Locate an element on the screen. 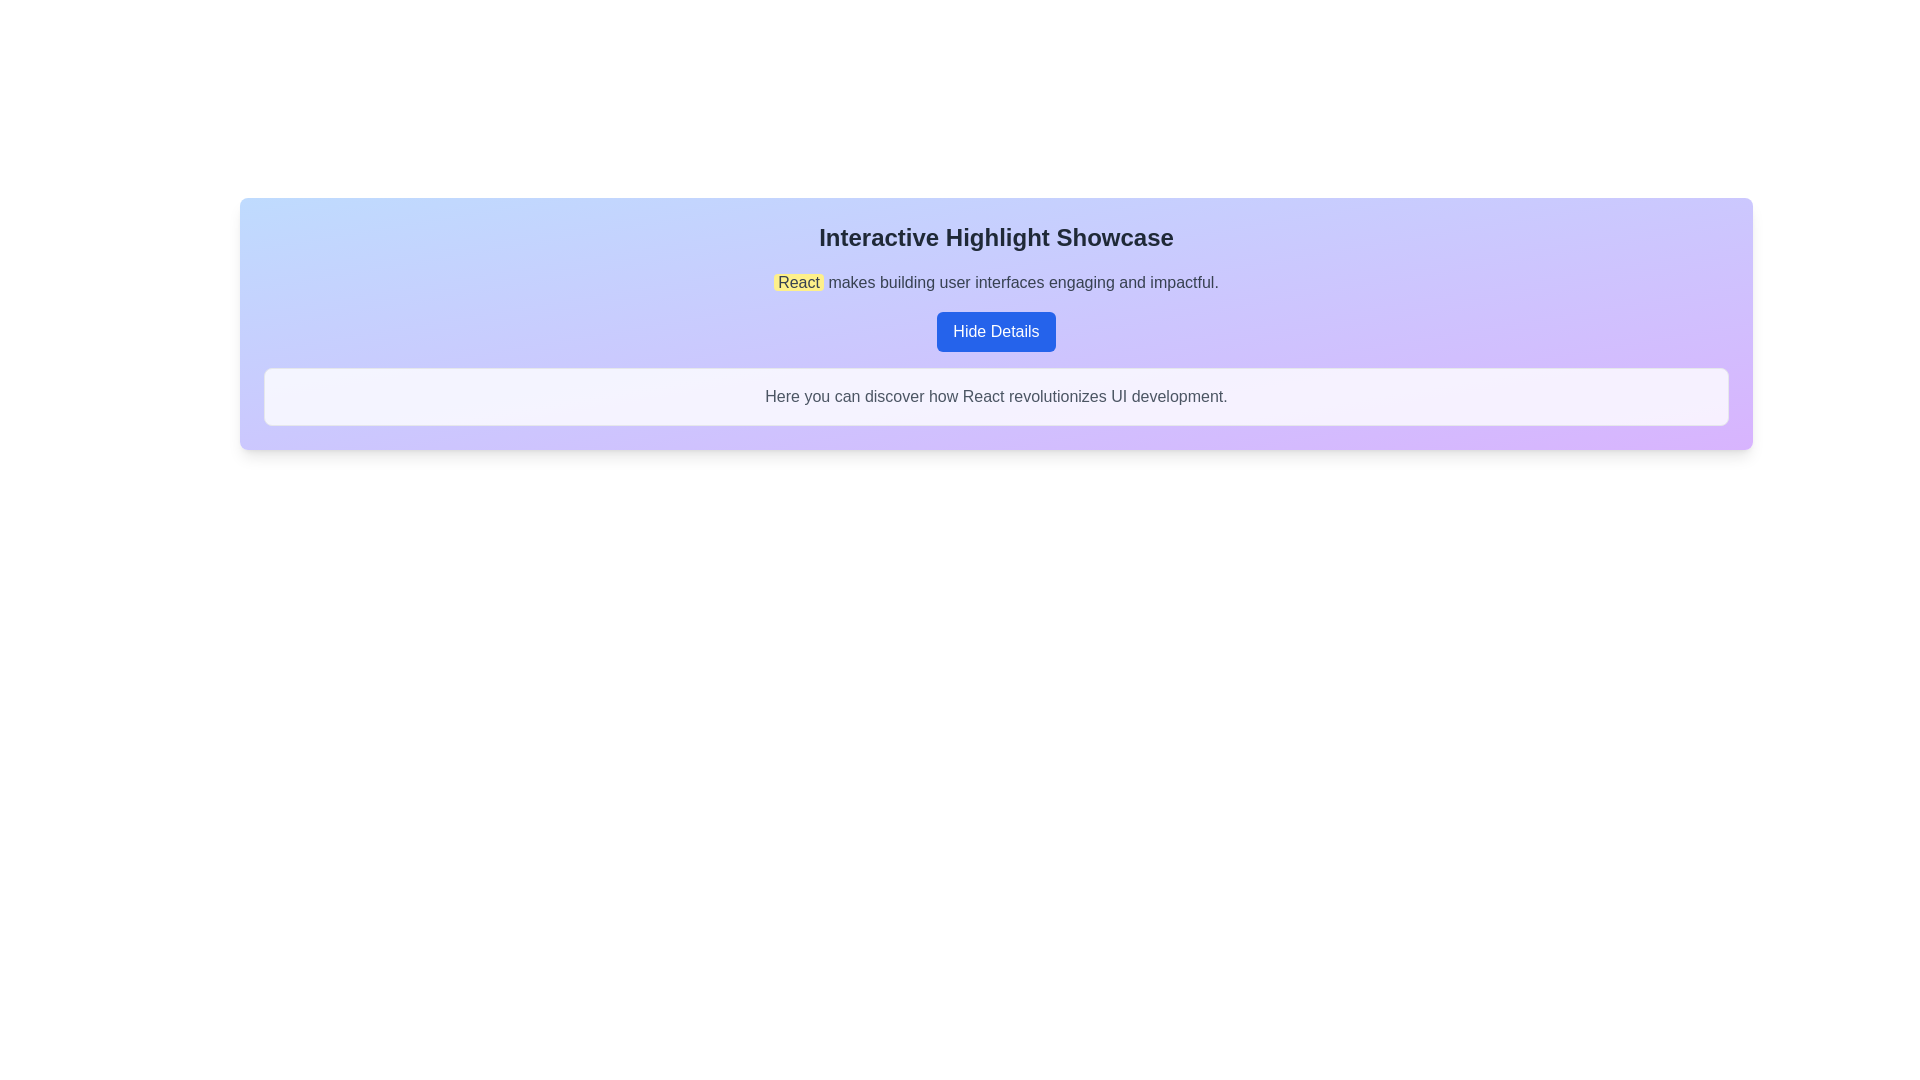  the text element that displays 'Here you can discover how React revolutionizes UI development.' within a white rounded rectangle at the lower section of the card area is located at coordinates (996, 397).